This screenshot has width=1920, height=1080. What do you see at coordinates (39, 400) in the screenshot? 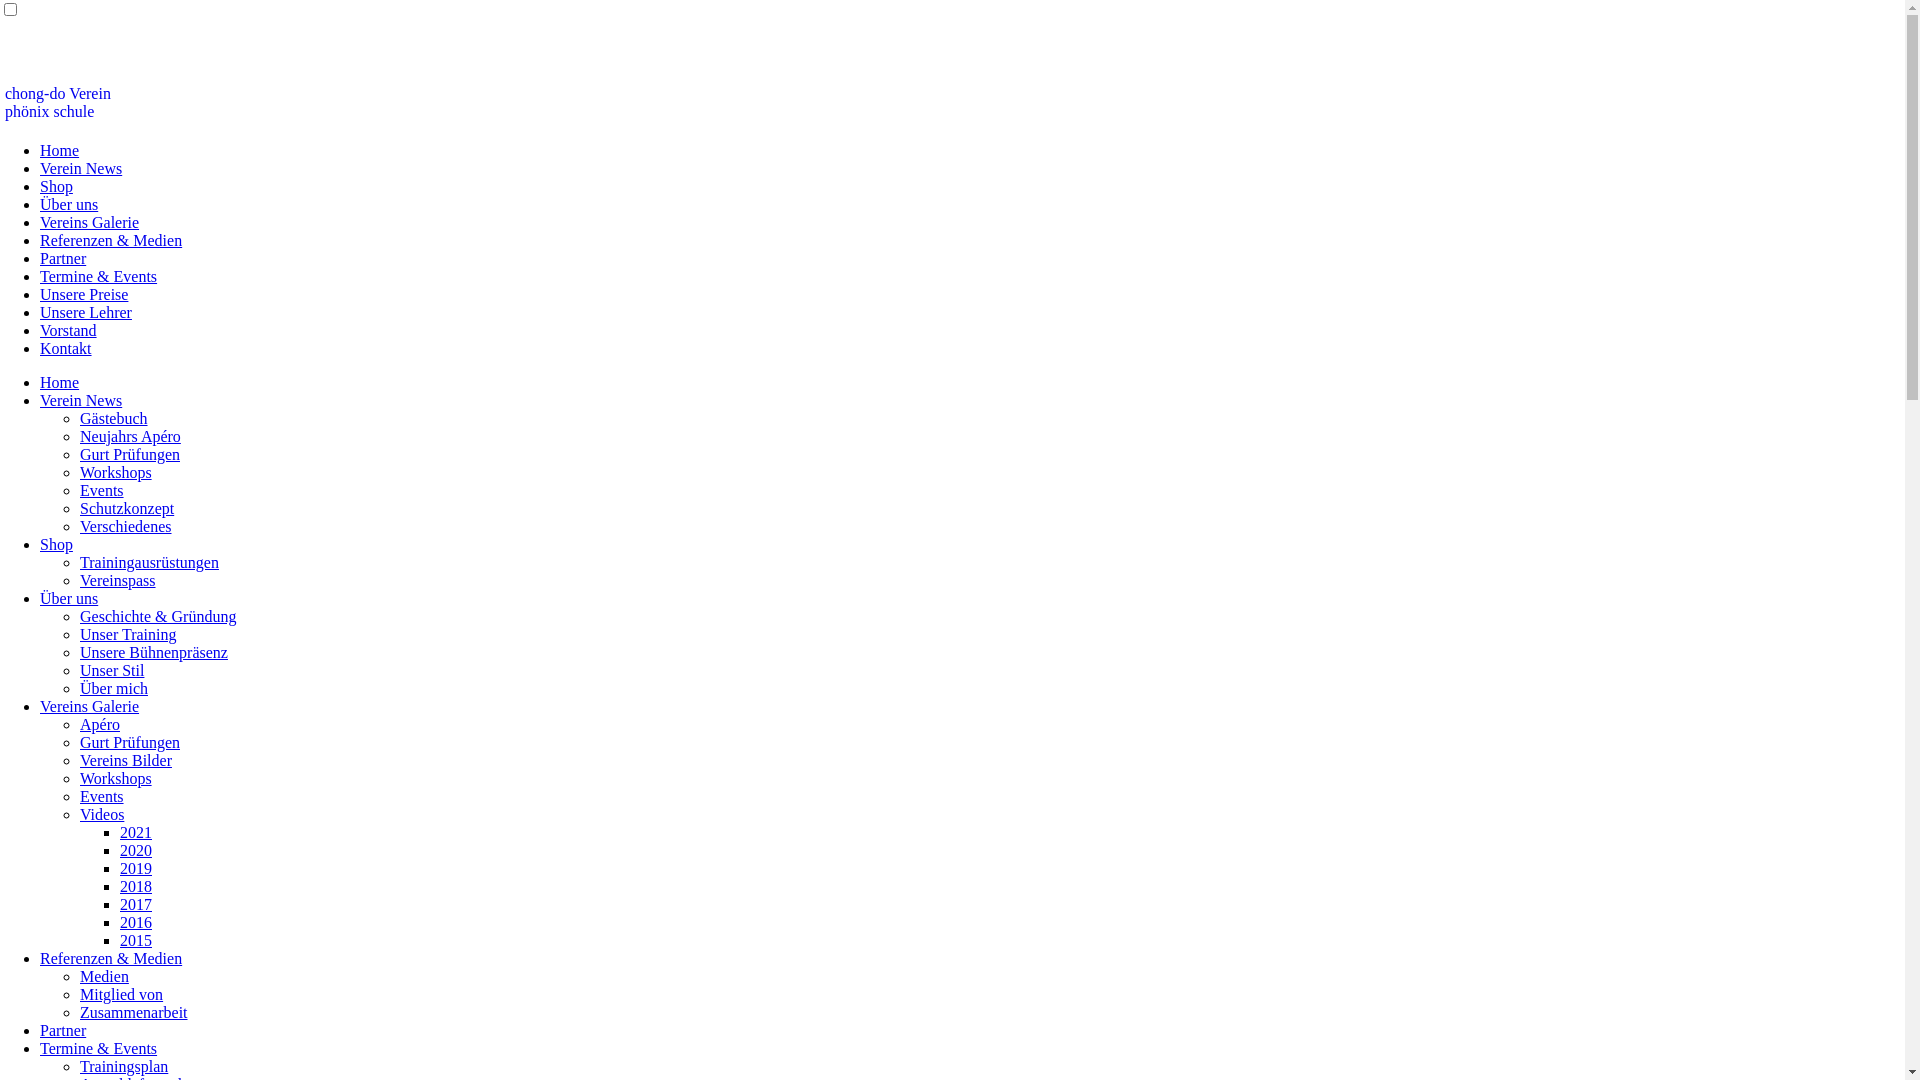
I see `'Verein News'` at bounding box center [39, 400].